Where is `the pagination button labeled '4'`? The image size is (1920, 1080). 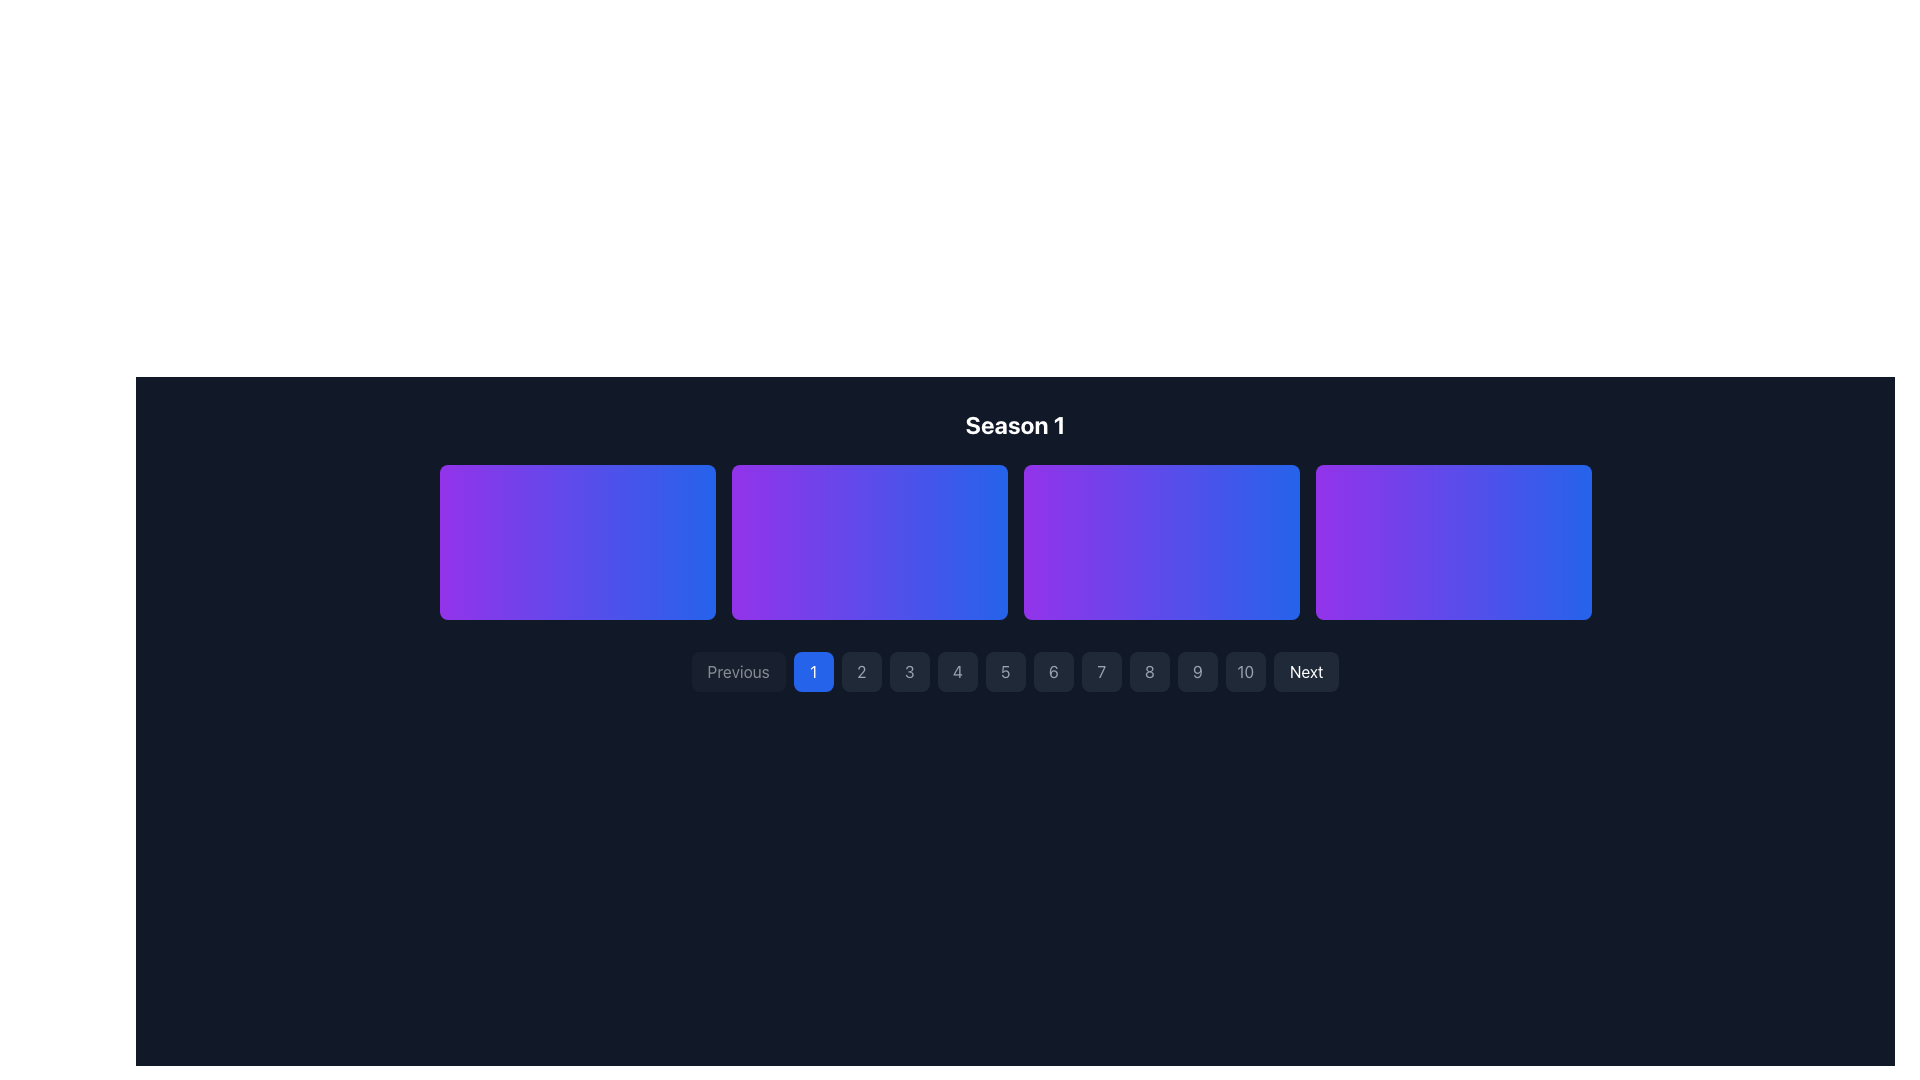
the pagination button labeled '4' is located at coordinates (956, 672).